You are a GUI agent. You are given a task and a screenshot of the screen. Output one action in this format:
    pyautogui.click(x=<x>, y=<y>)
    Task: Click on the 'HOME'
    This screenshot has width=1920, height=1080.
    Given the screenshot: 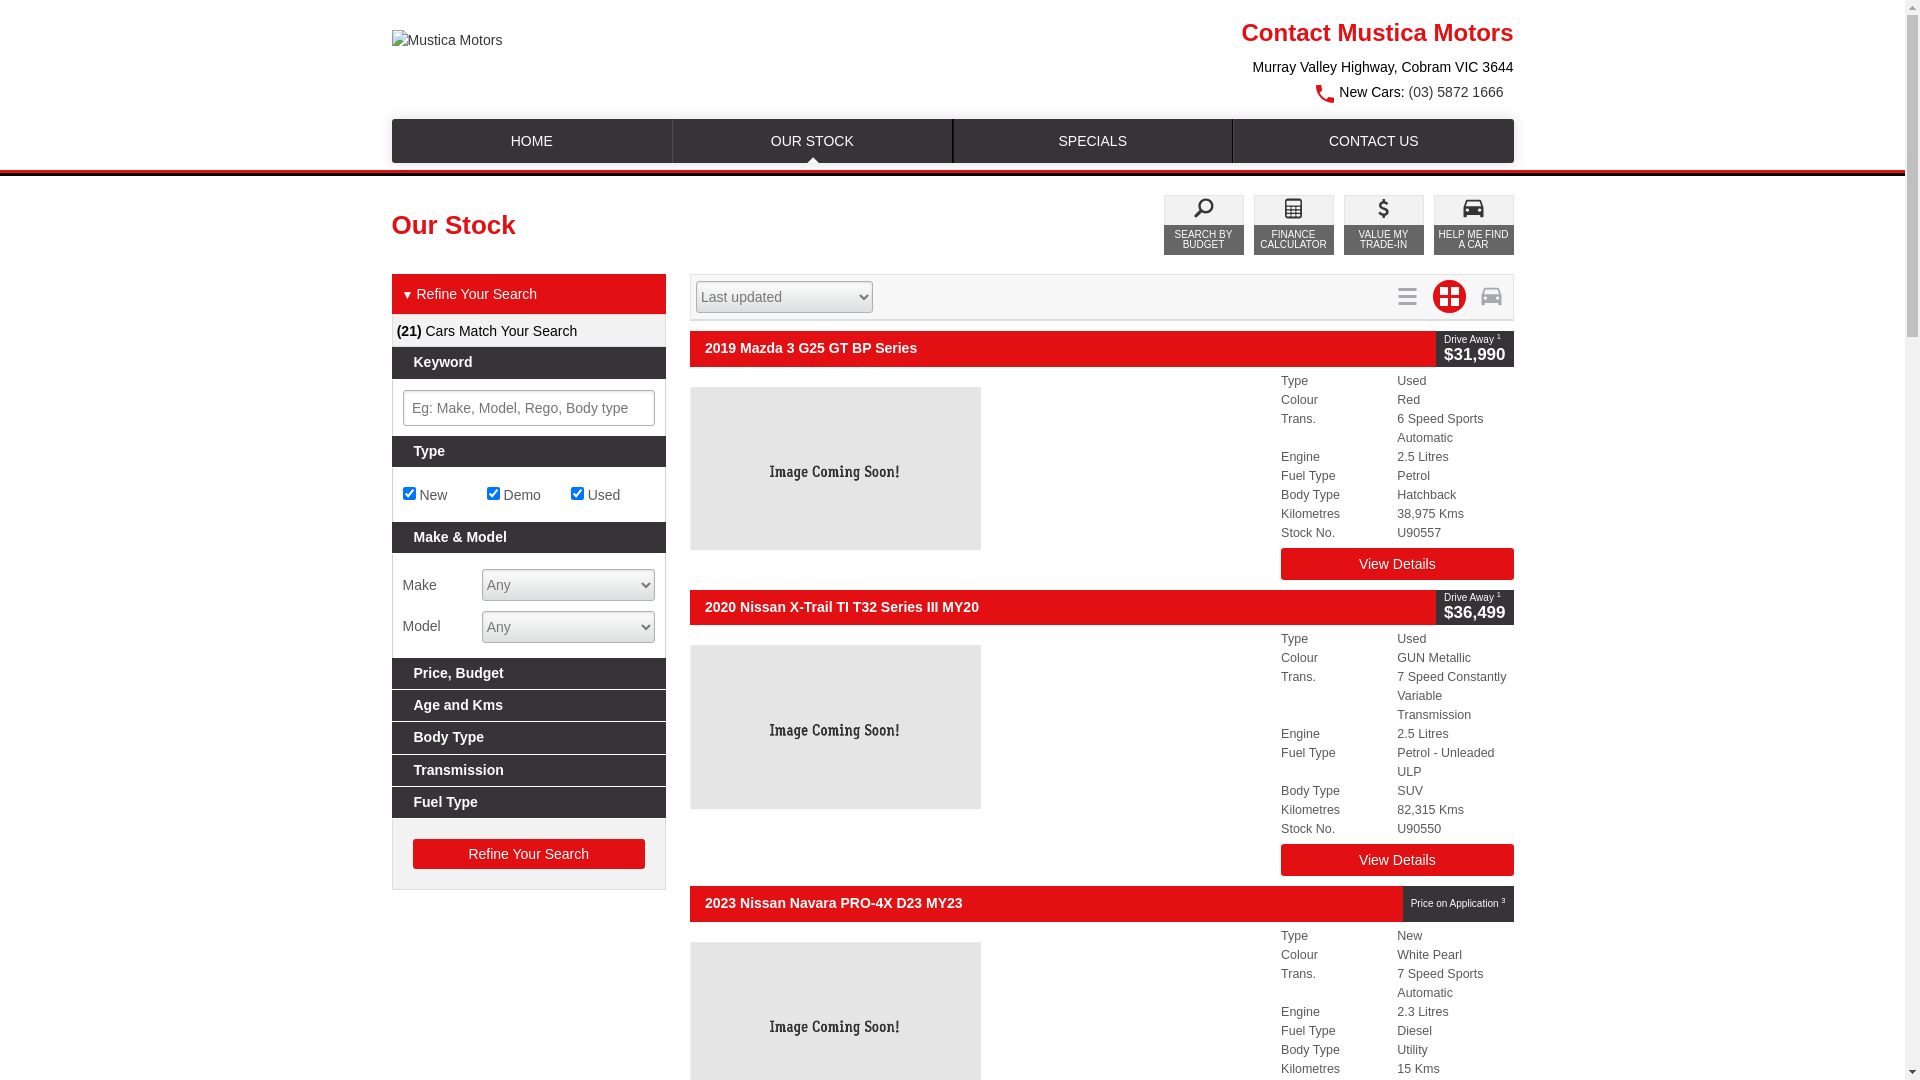 What is the action you would take?
    pyautogui.click(x=532, y=140)
    